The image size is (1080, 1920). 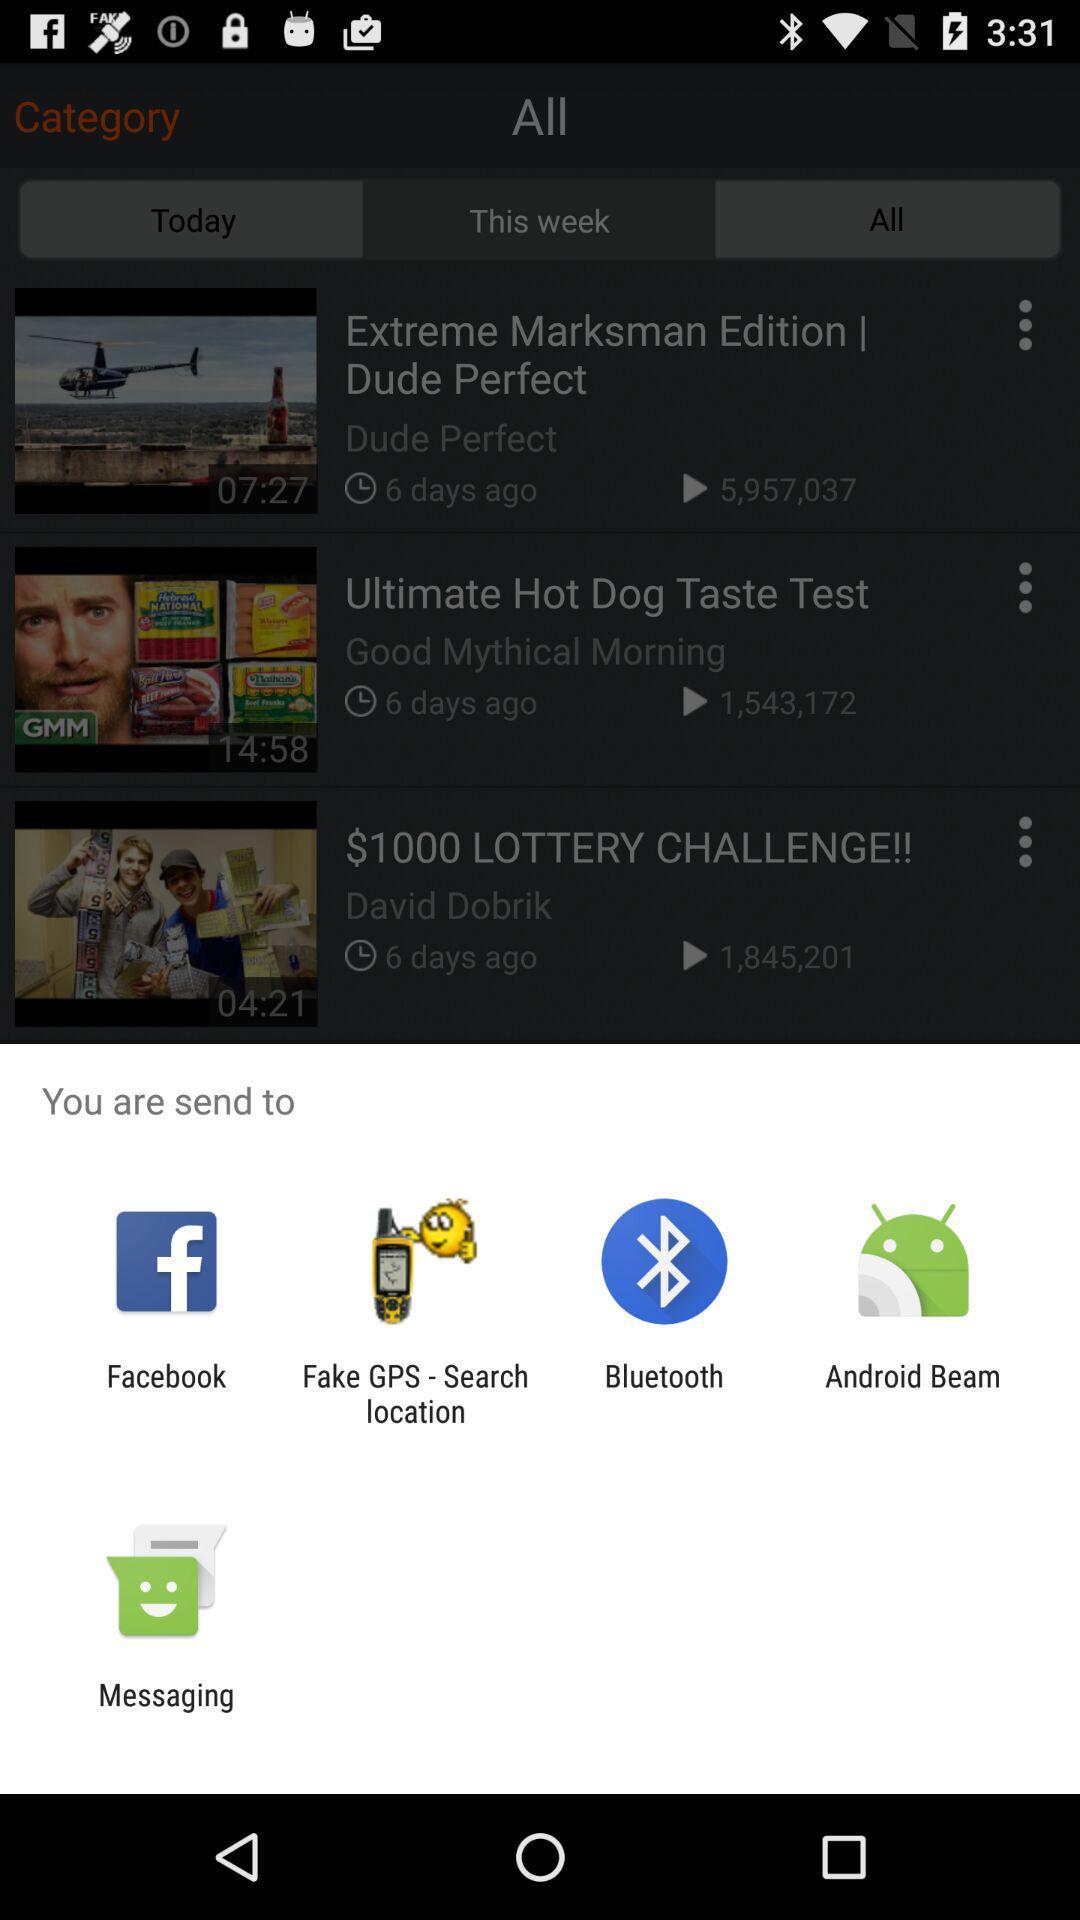 What do you see at coordinates (913, 1392) in the screenshot?
I see `icon at the bottom right corner` at bounding box center [913, 1392].